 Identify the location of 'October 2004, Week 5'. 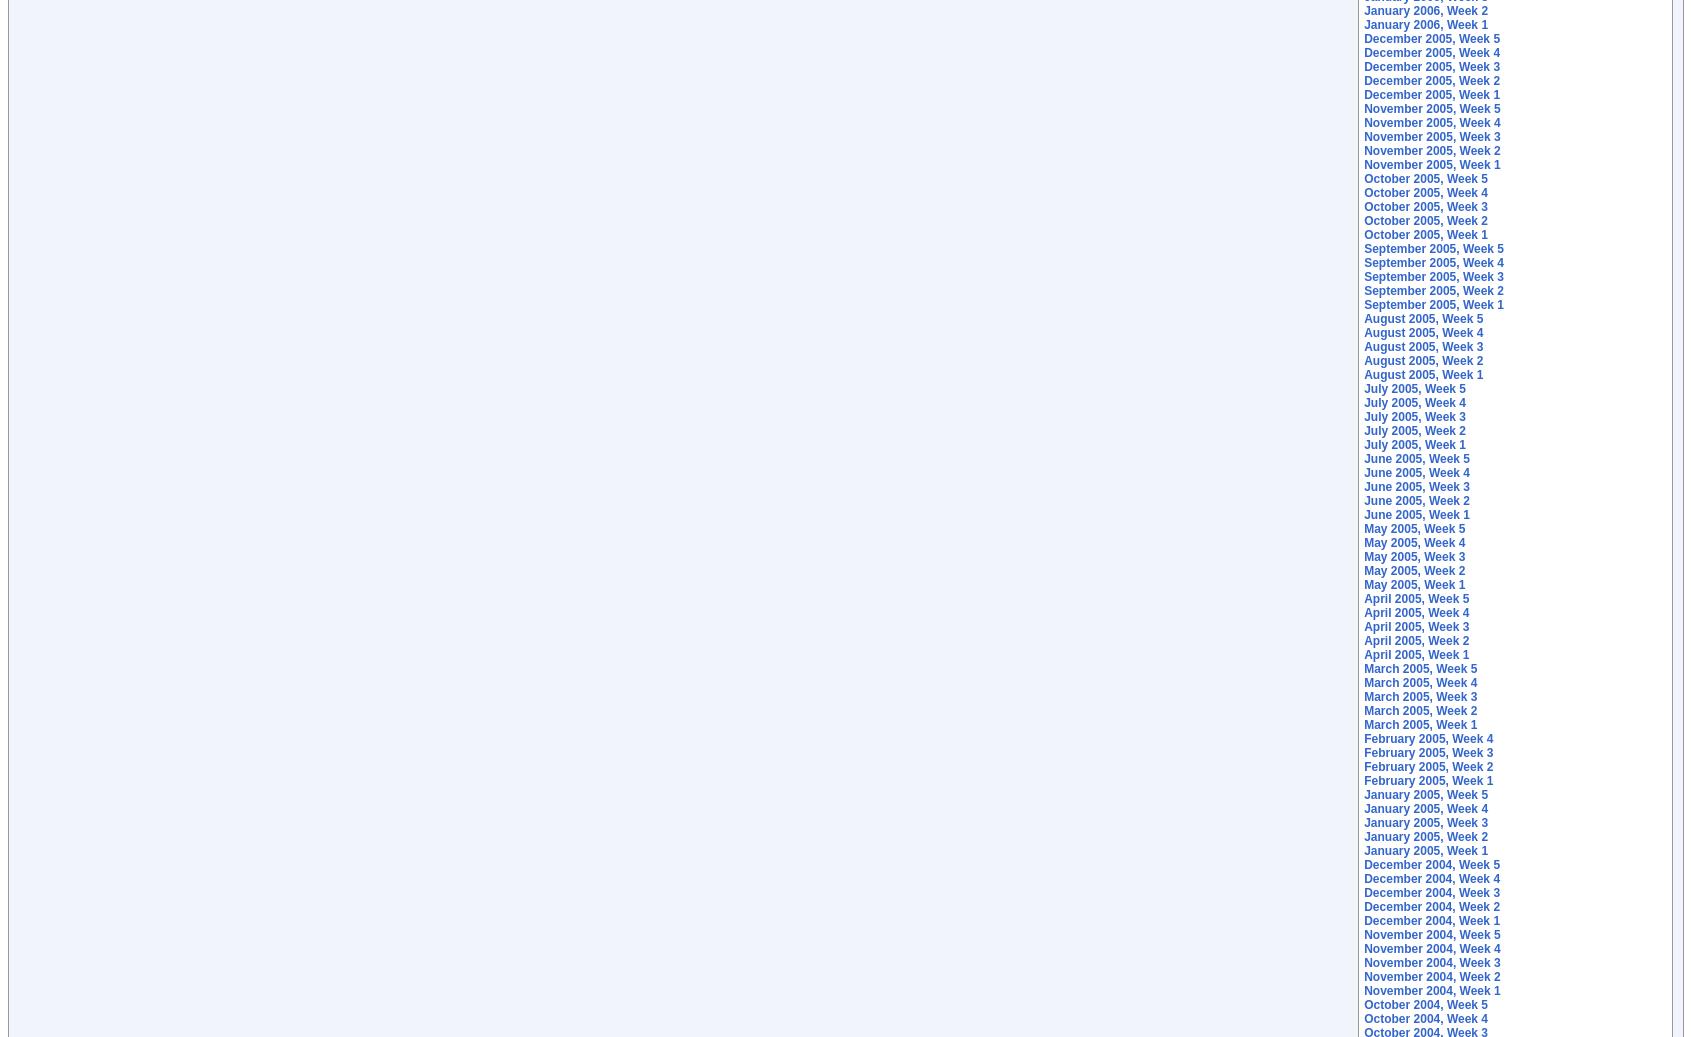
(1425, 1004).